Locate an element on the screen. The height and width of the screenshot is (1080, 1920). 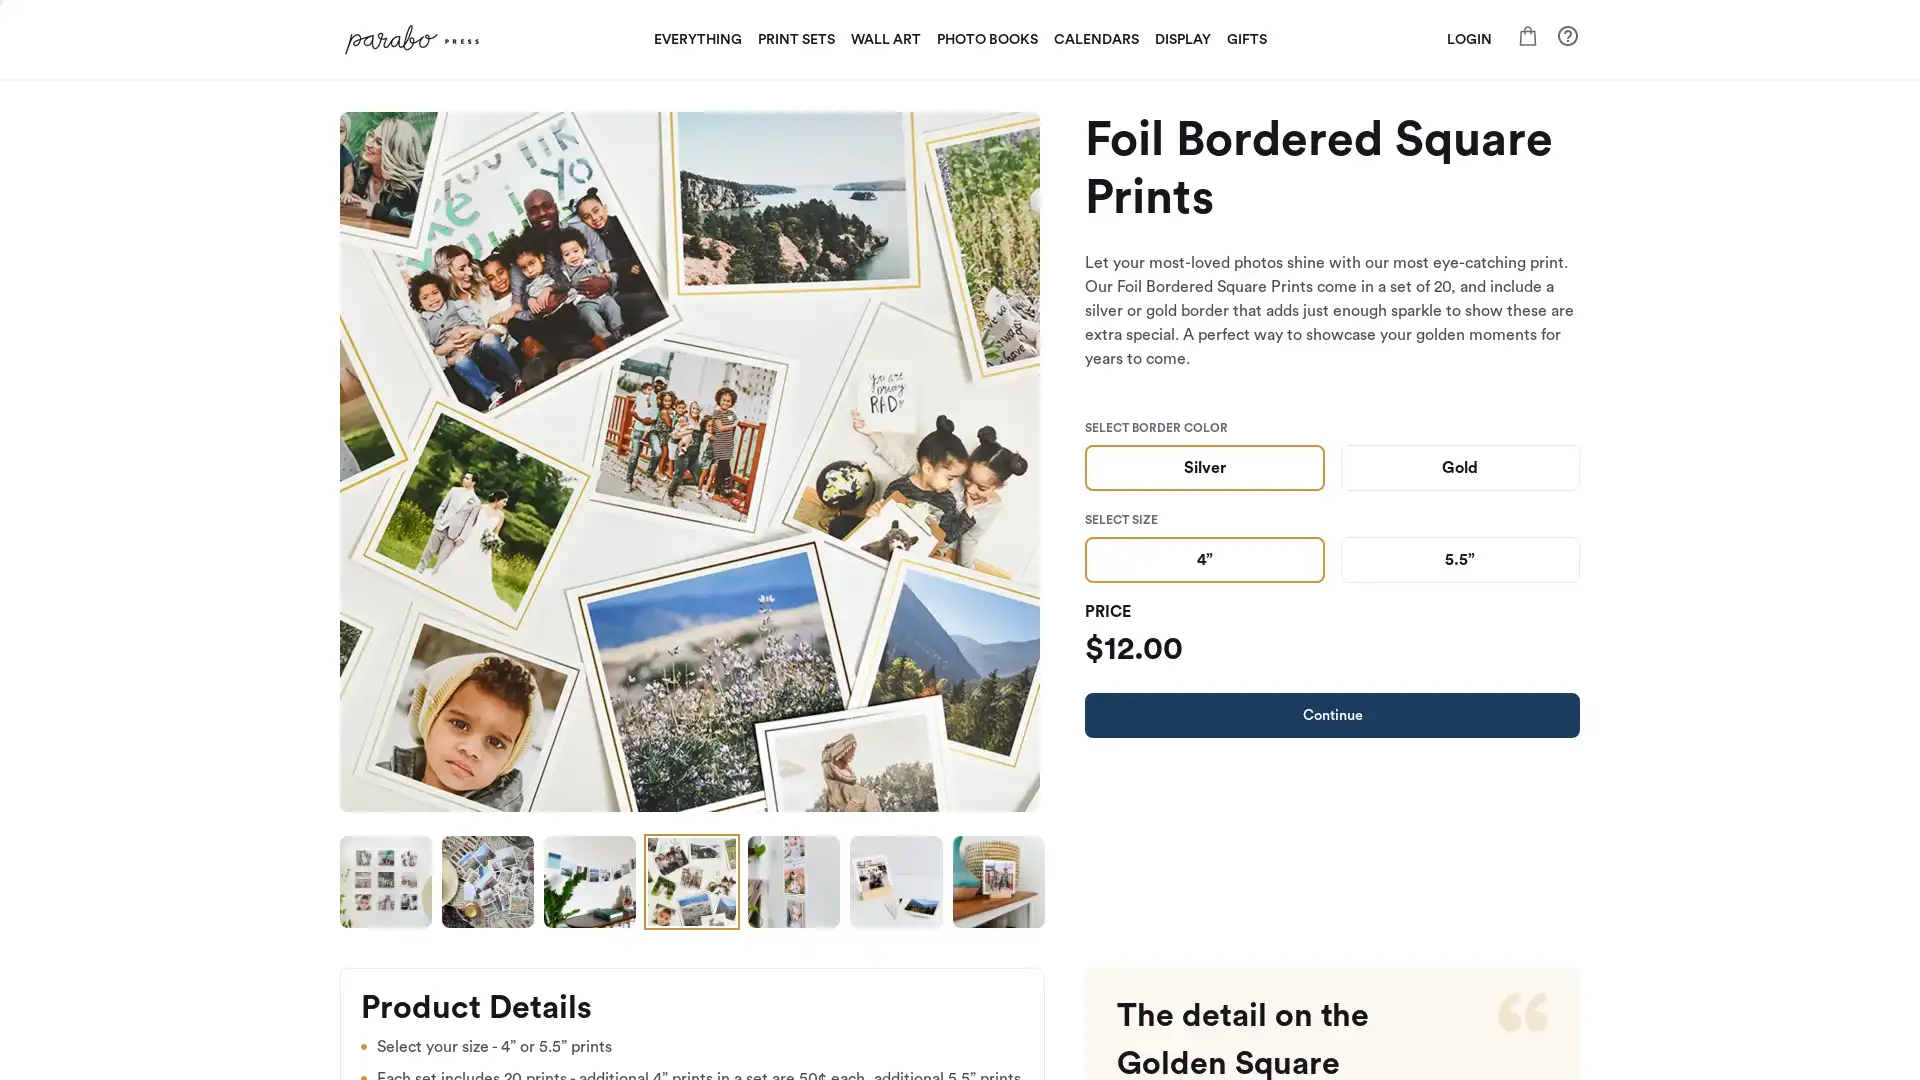
subscribe is located at coordinates (1098, 770).